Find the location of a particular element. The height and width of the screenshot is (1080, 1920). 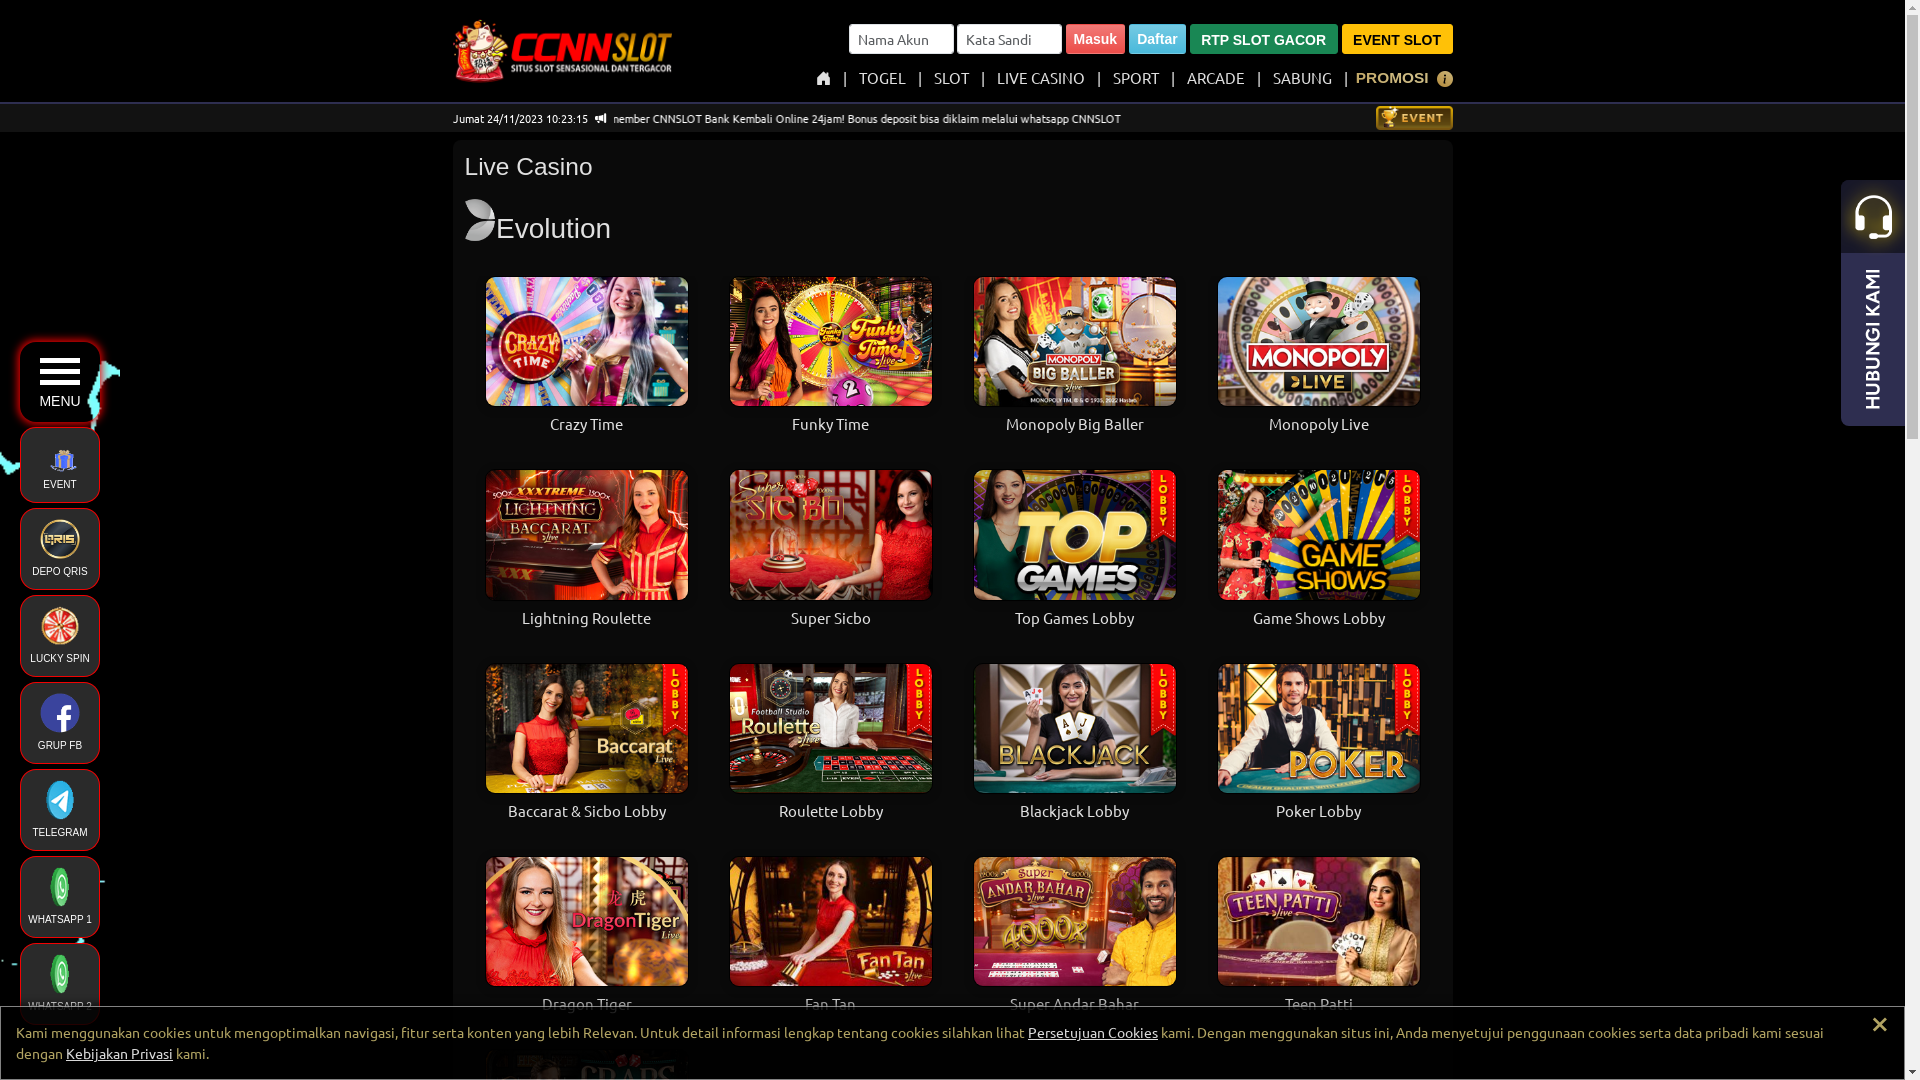

'Persetujuan Cookies' is located at coordinates (1092, 1032).